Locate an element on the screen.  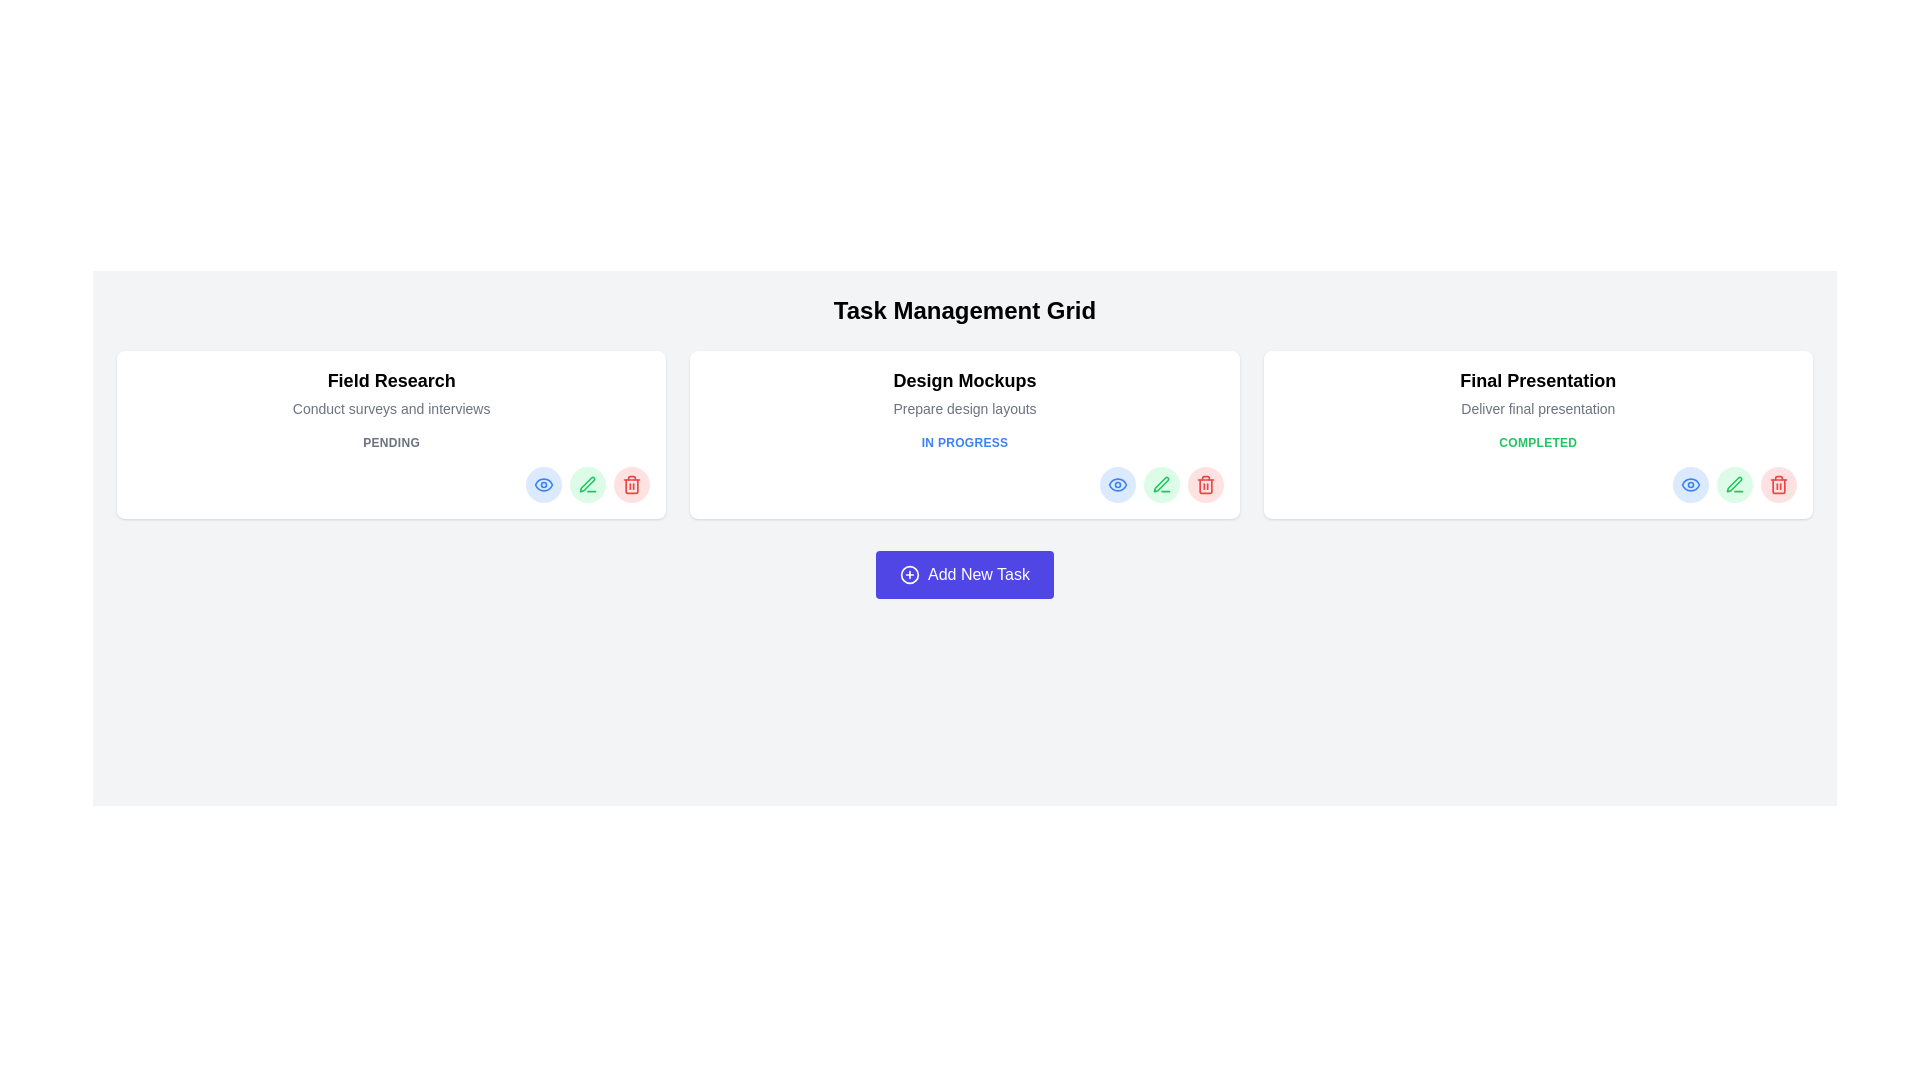
the entire 'eye' icon group located within the 'Design Mockups' card, specifically targeting the outer oval of the eye shape is located at coordinates (1116, 485).